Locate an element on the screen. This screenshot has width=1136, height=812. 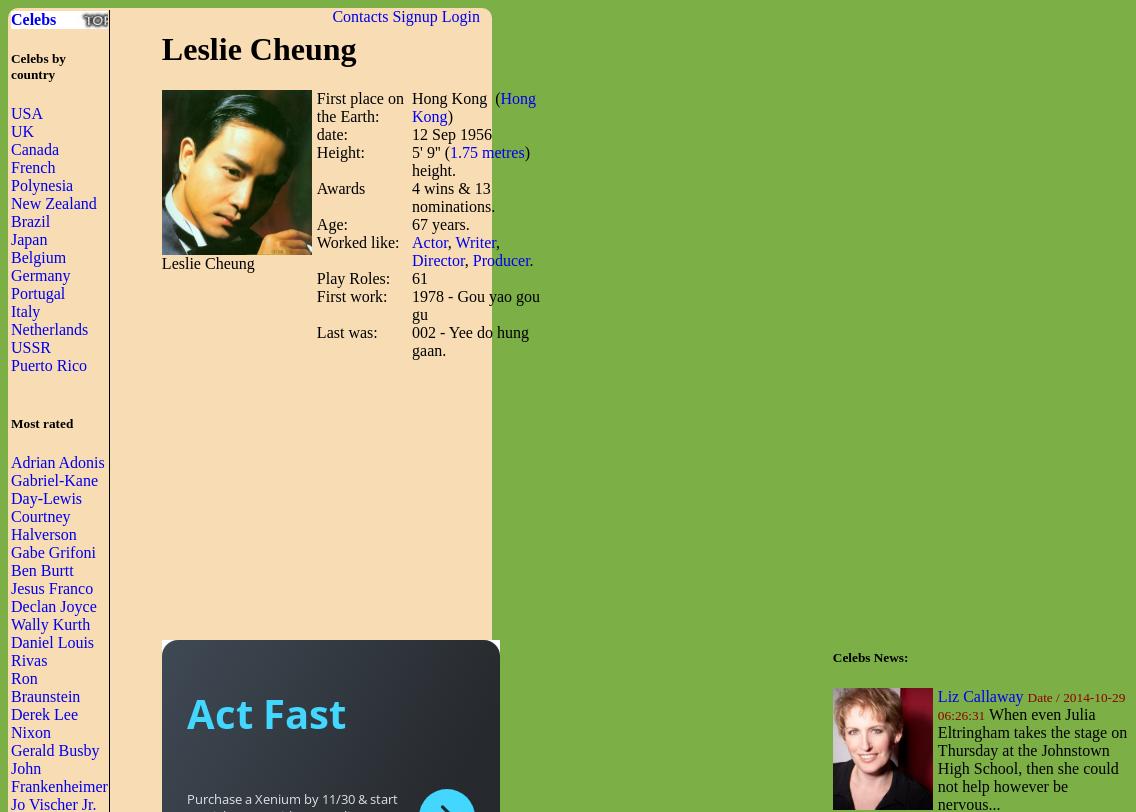
'Adrian Adonis' is located at coordinates (11, 461).